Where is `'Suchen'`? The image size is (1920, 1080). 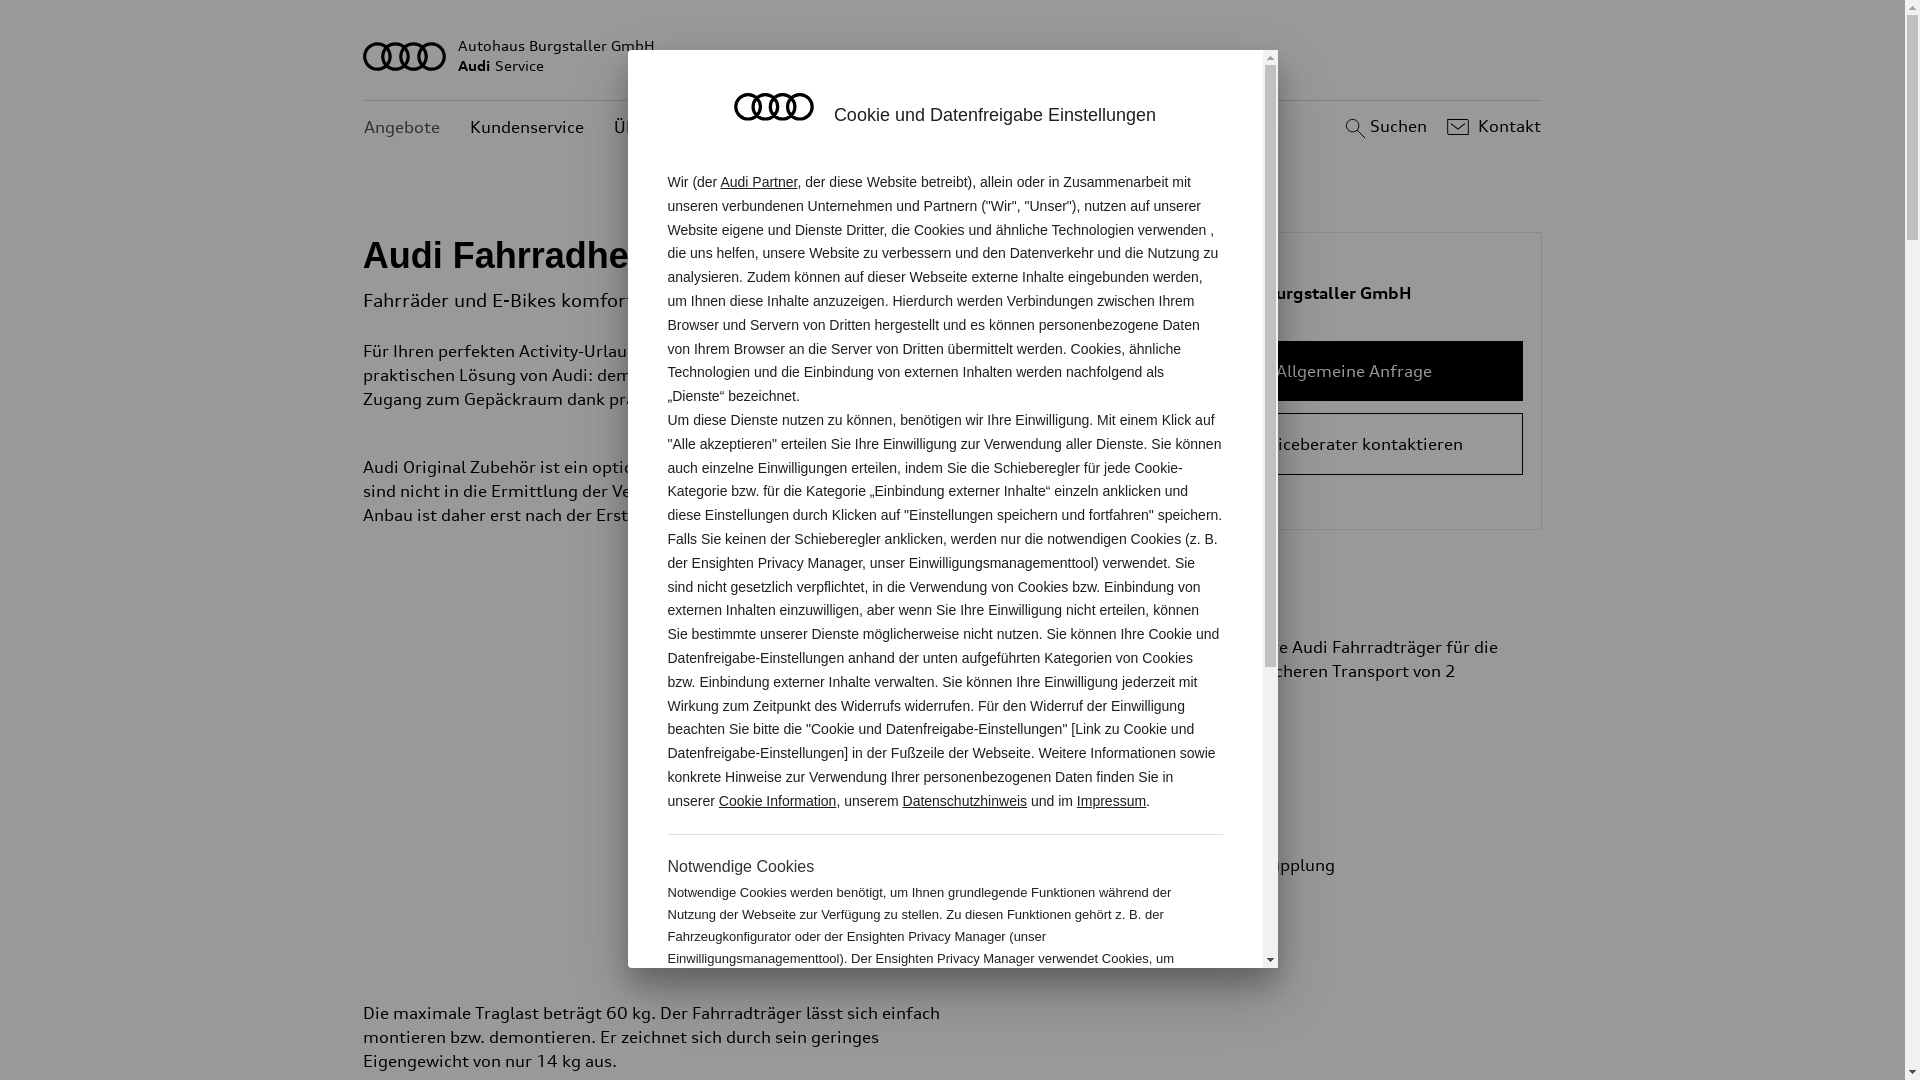 'Suchen' is located at coordinates (1339, 127).